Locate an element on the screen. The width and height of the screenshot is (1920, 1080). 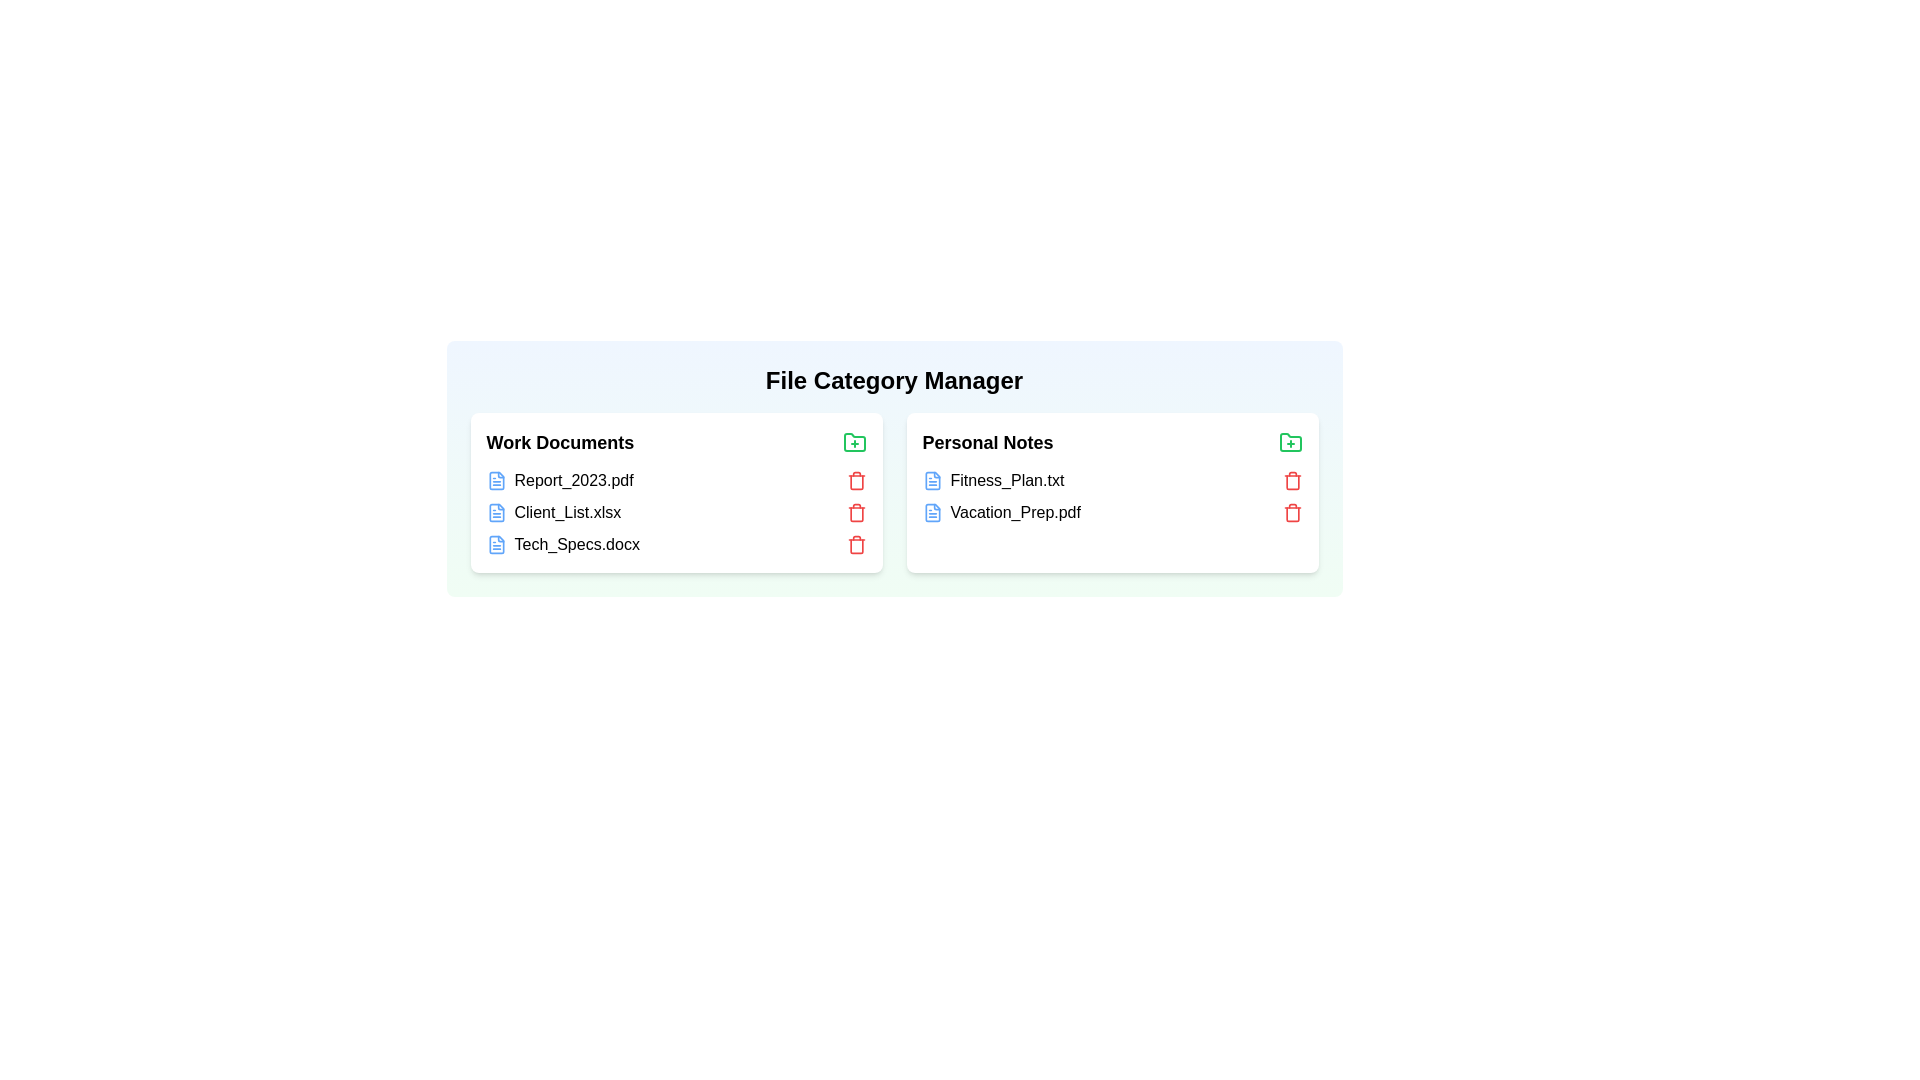
trash icon next to the file Vacation_Prep.pdf in the category Personal Notes is located at coordinates (1292, 512).